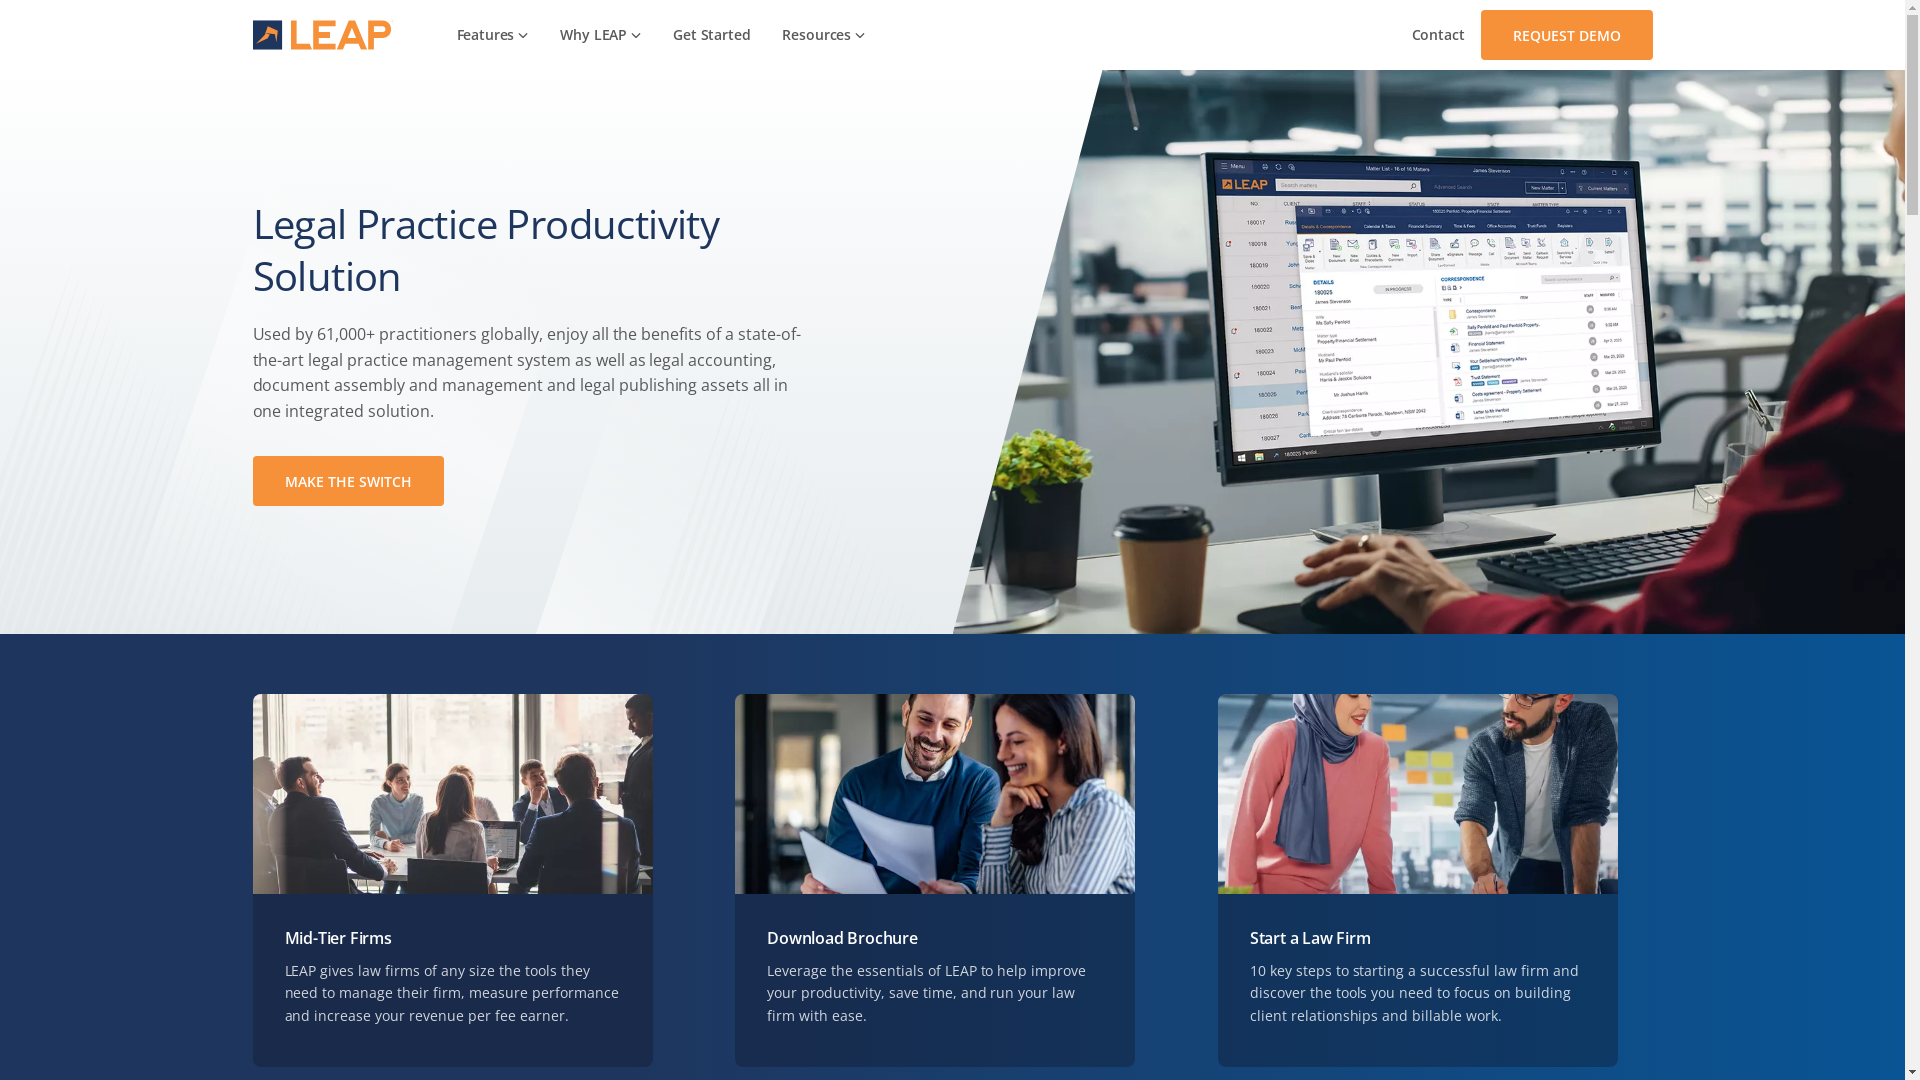 This screenshot has width=1920, height=1080. Describe the element at coordinates (1479, 34) in the screenshot. I see `'REQUEST DEMO'` at that location.